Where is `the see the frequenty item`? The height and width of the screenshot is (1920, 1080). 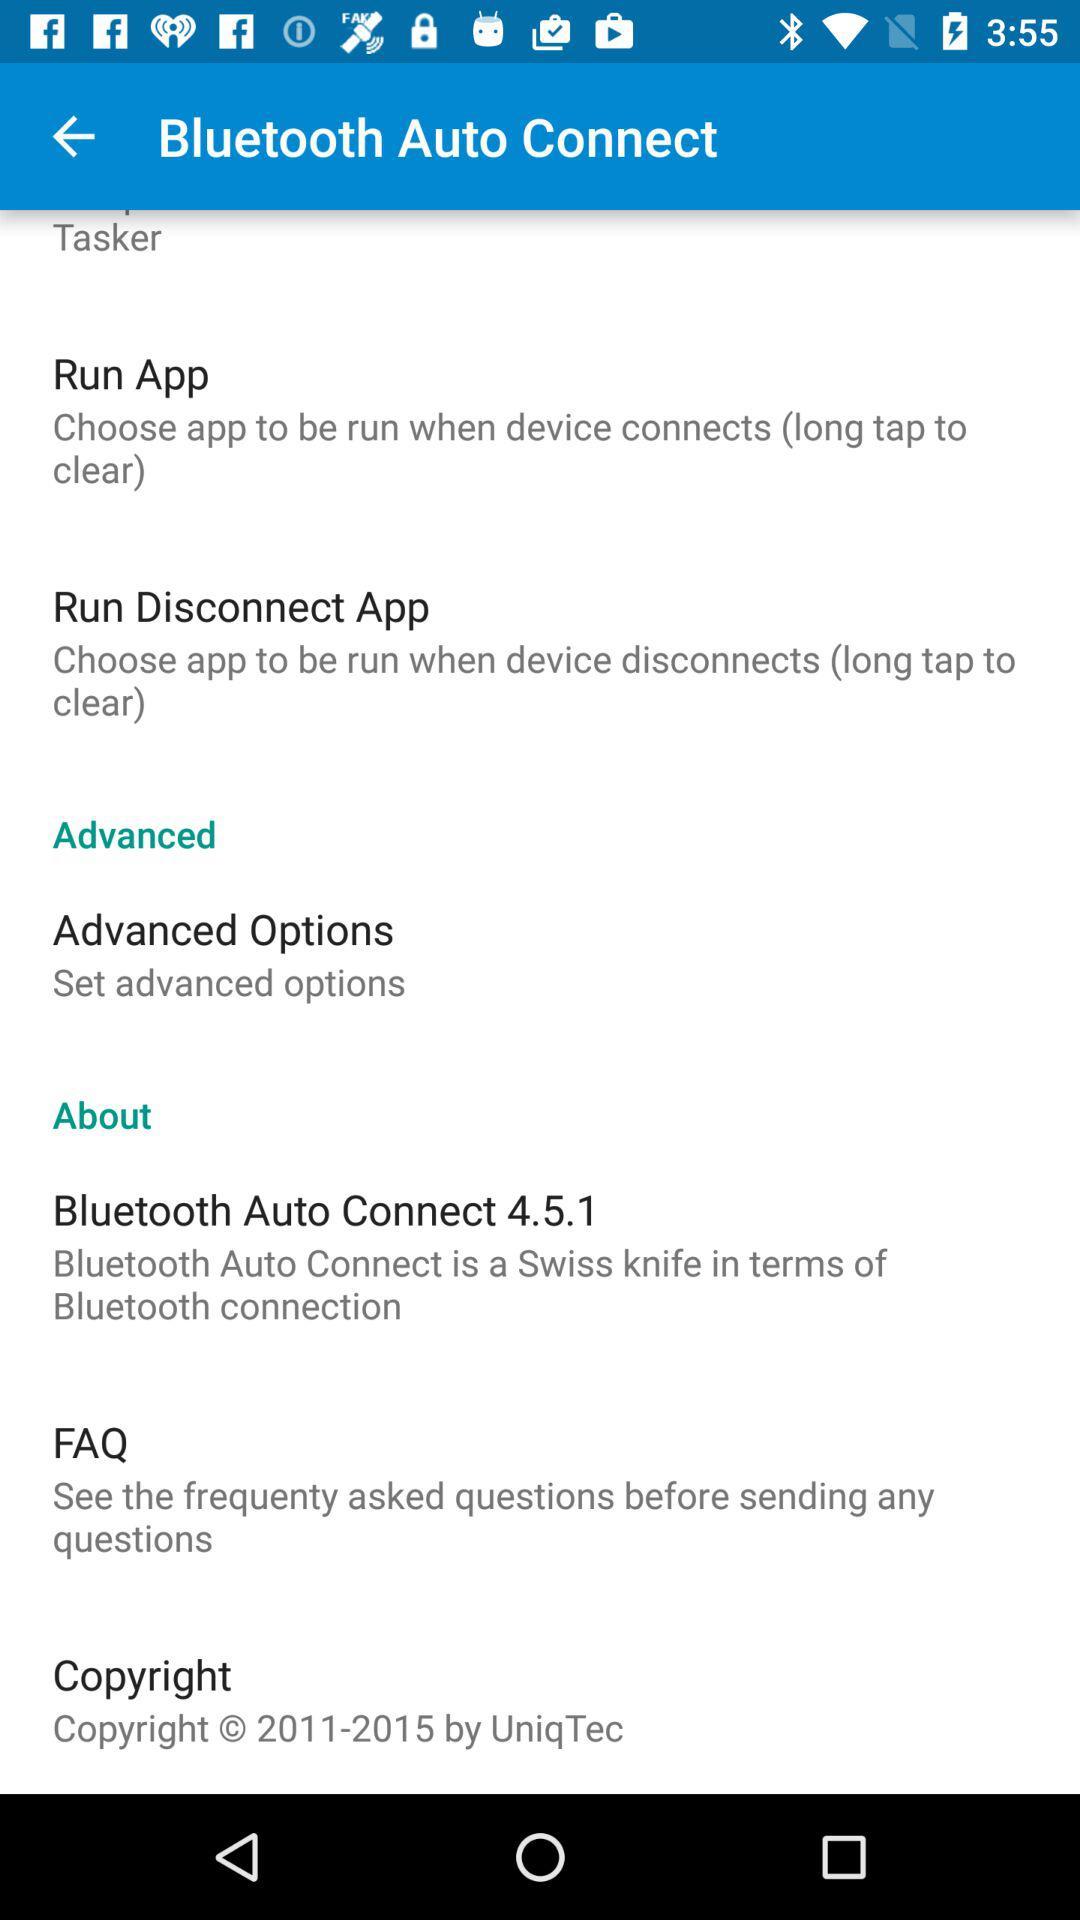 the see the frequenty item is located at coordinates (540, 1516).